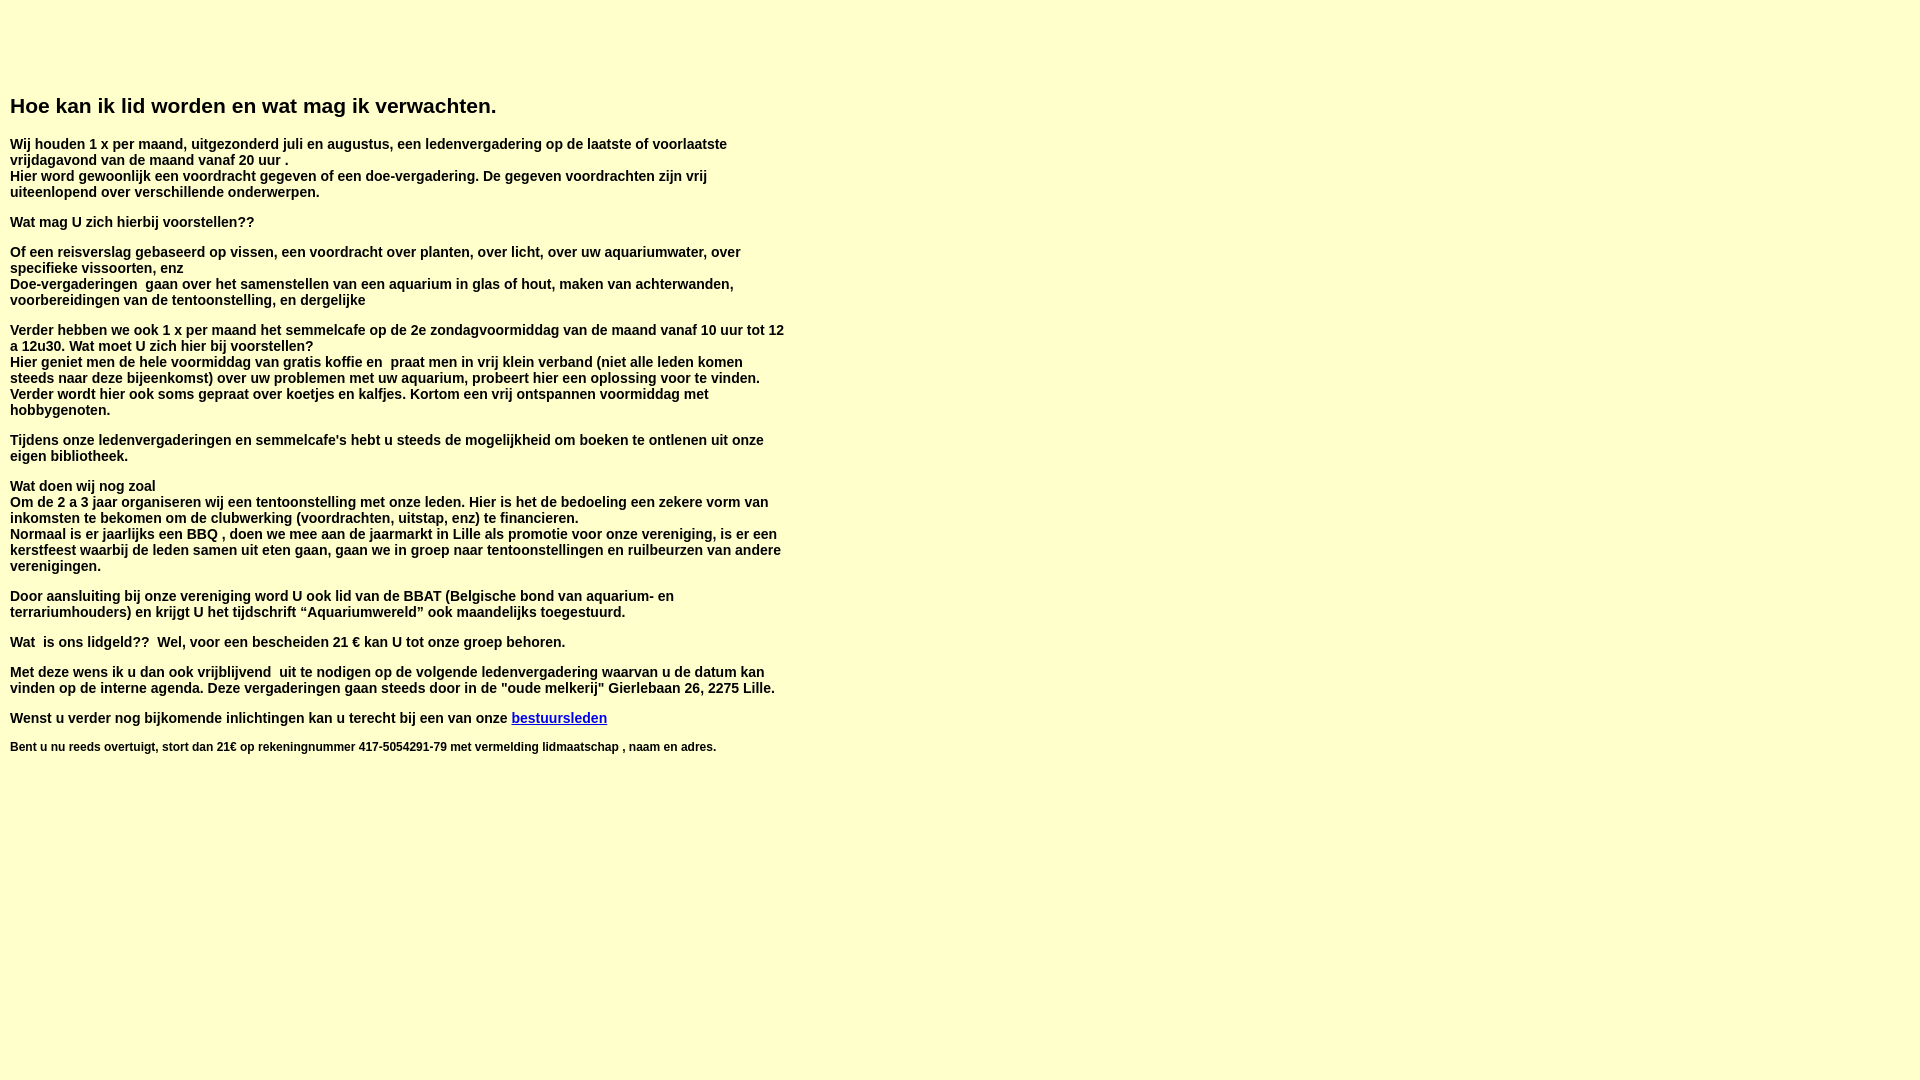 This screenshot has width=1920, height=1080. What do you see at coordinates (560, 716) in the screenshot?
I see `'bestuursleden'` at bounding box center [560, 716].